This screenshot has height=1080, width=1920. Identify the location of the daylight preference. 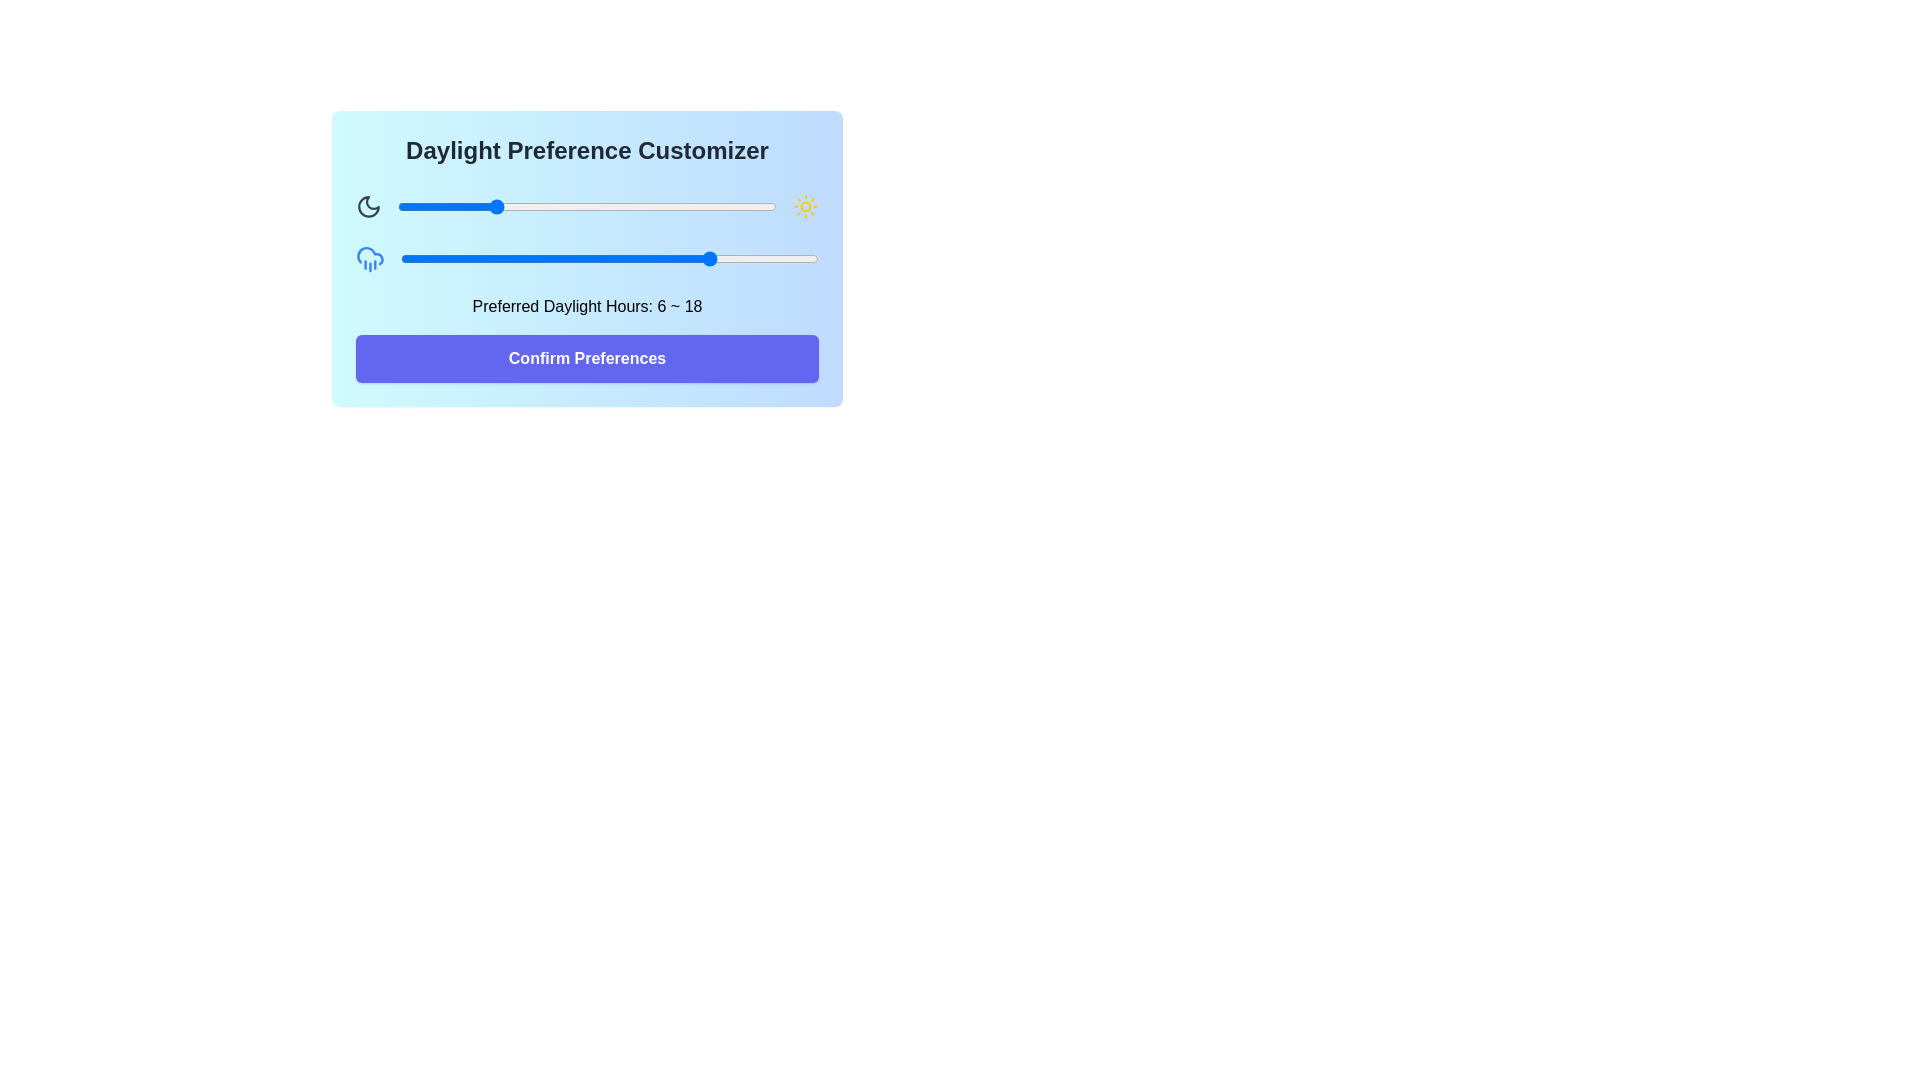
(608, 257).